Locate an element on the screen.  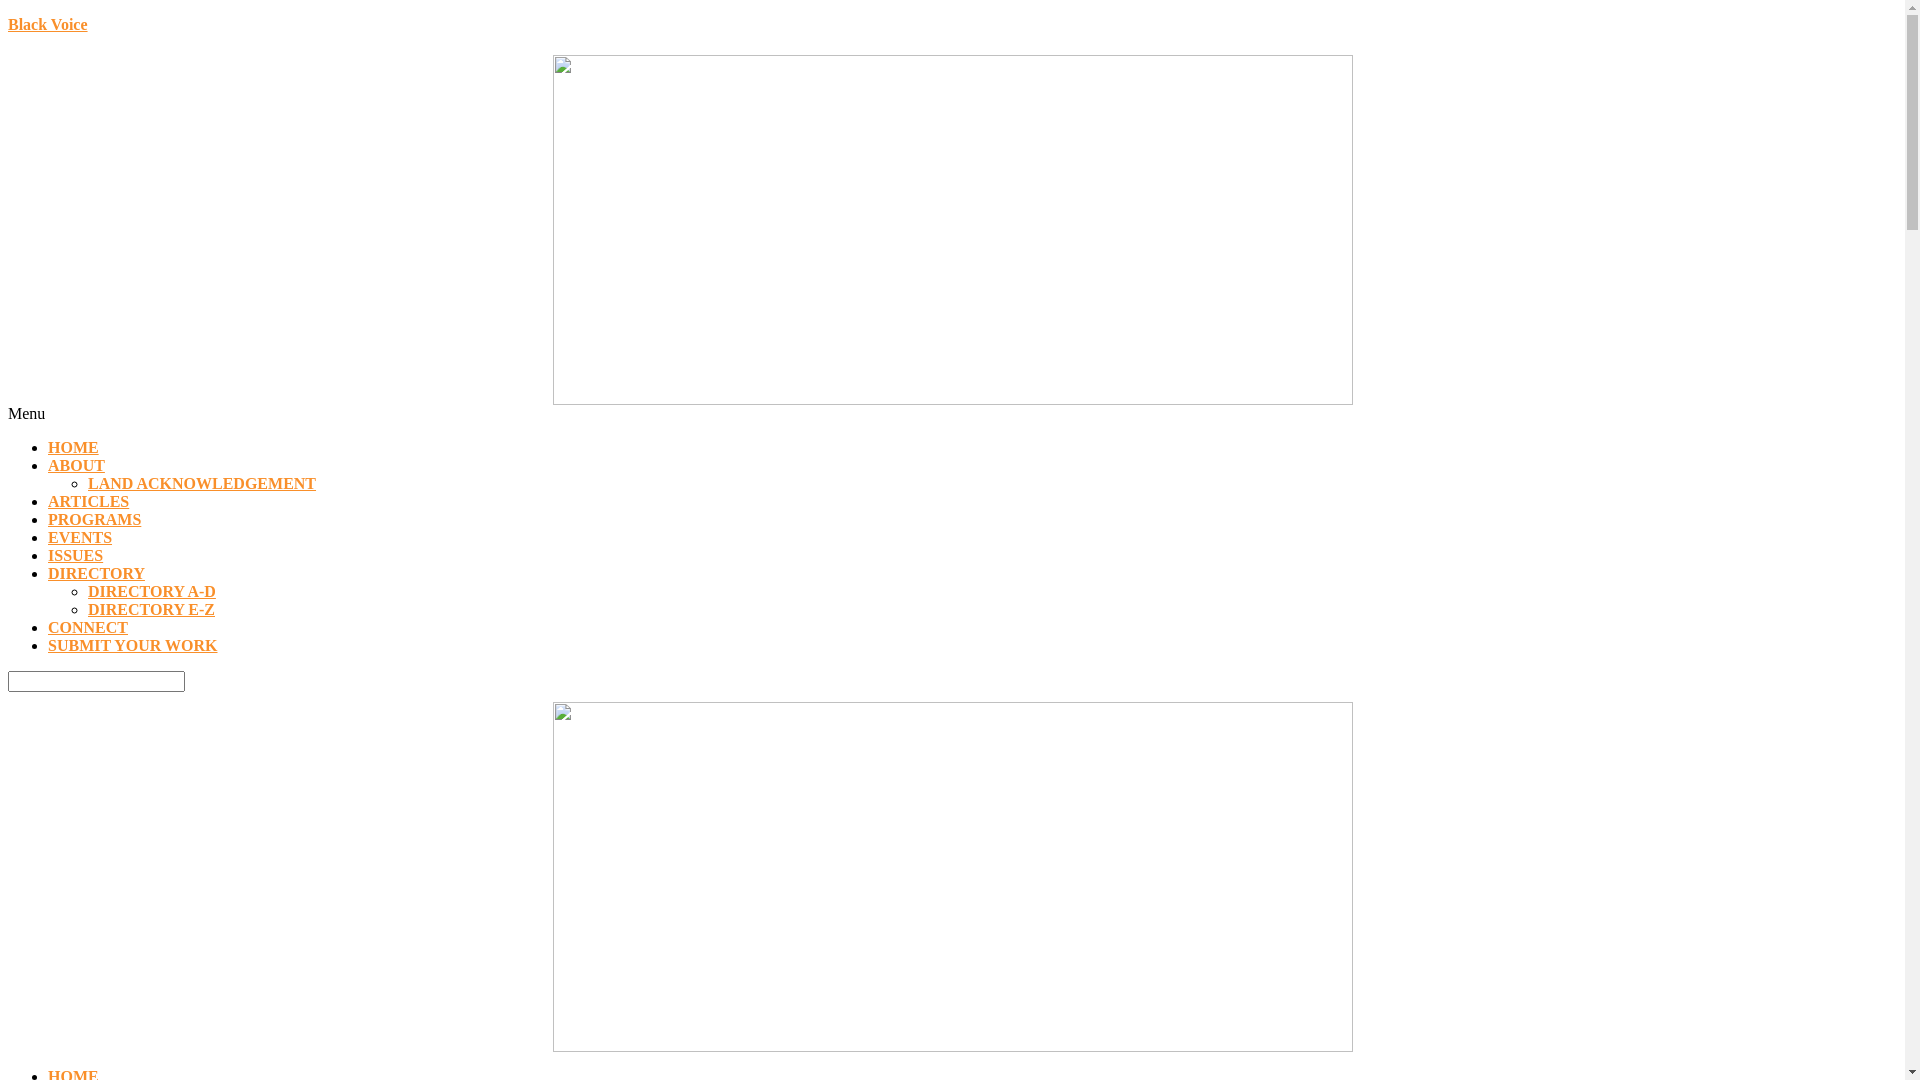
'DIRECTORY A-D' is located at coordinates (151, 590).